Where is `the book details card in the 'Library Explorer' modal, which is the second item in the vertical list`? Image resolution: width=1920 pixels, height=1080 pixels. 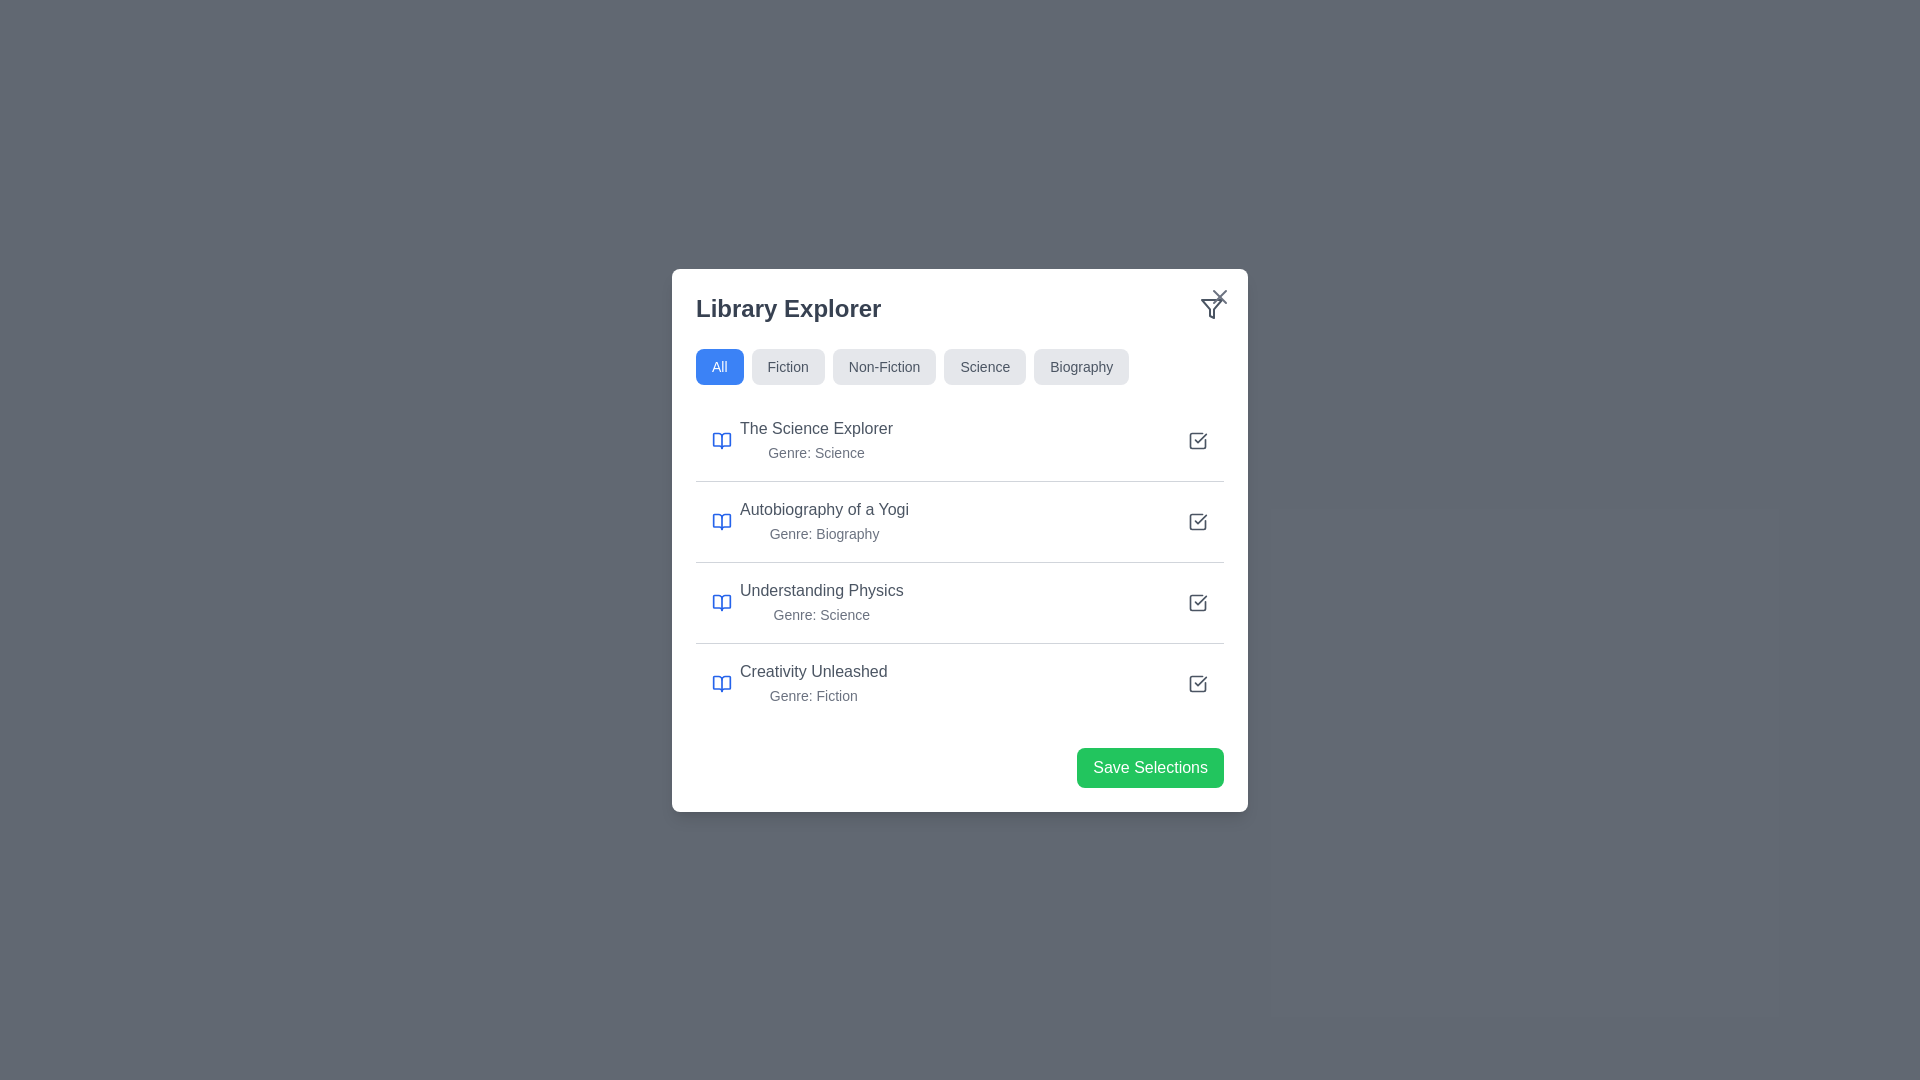 the book details card in the 'Library Explorer' modal, which is the second item in the vertical list is located at coordinates (960, 535).